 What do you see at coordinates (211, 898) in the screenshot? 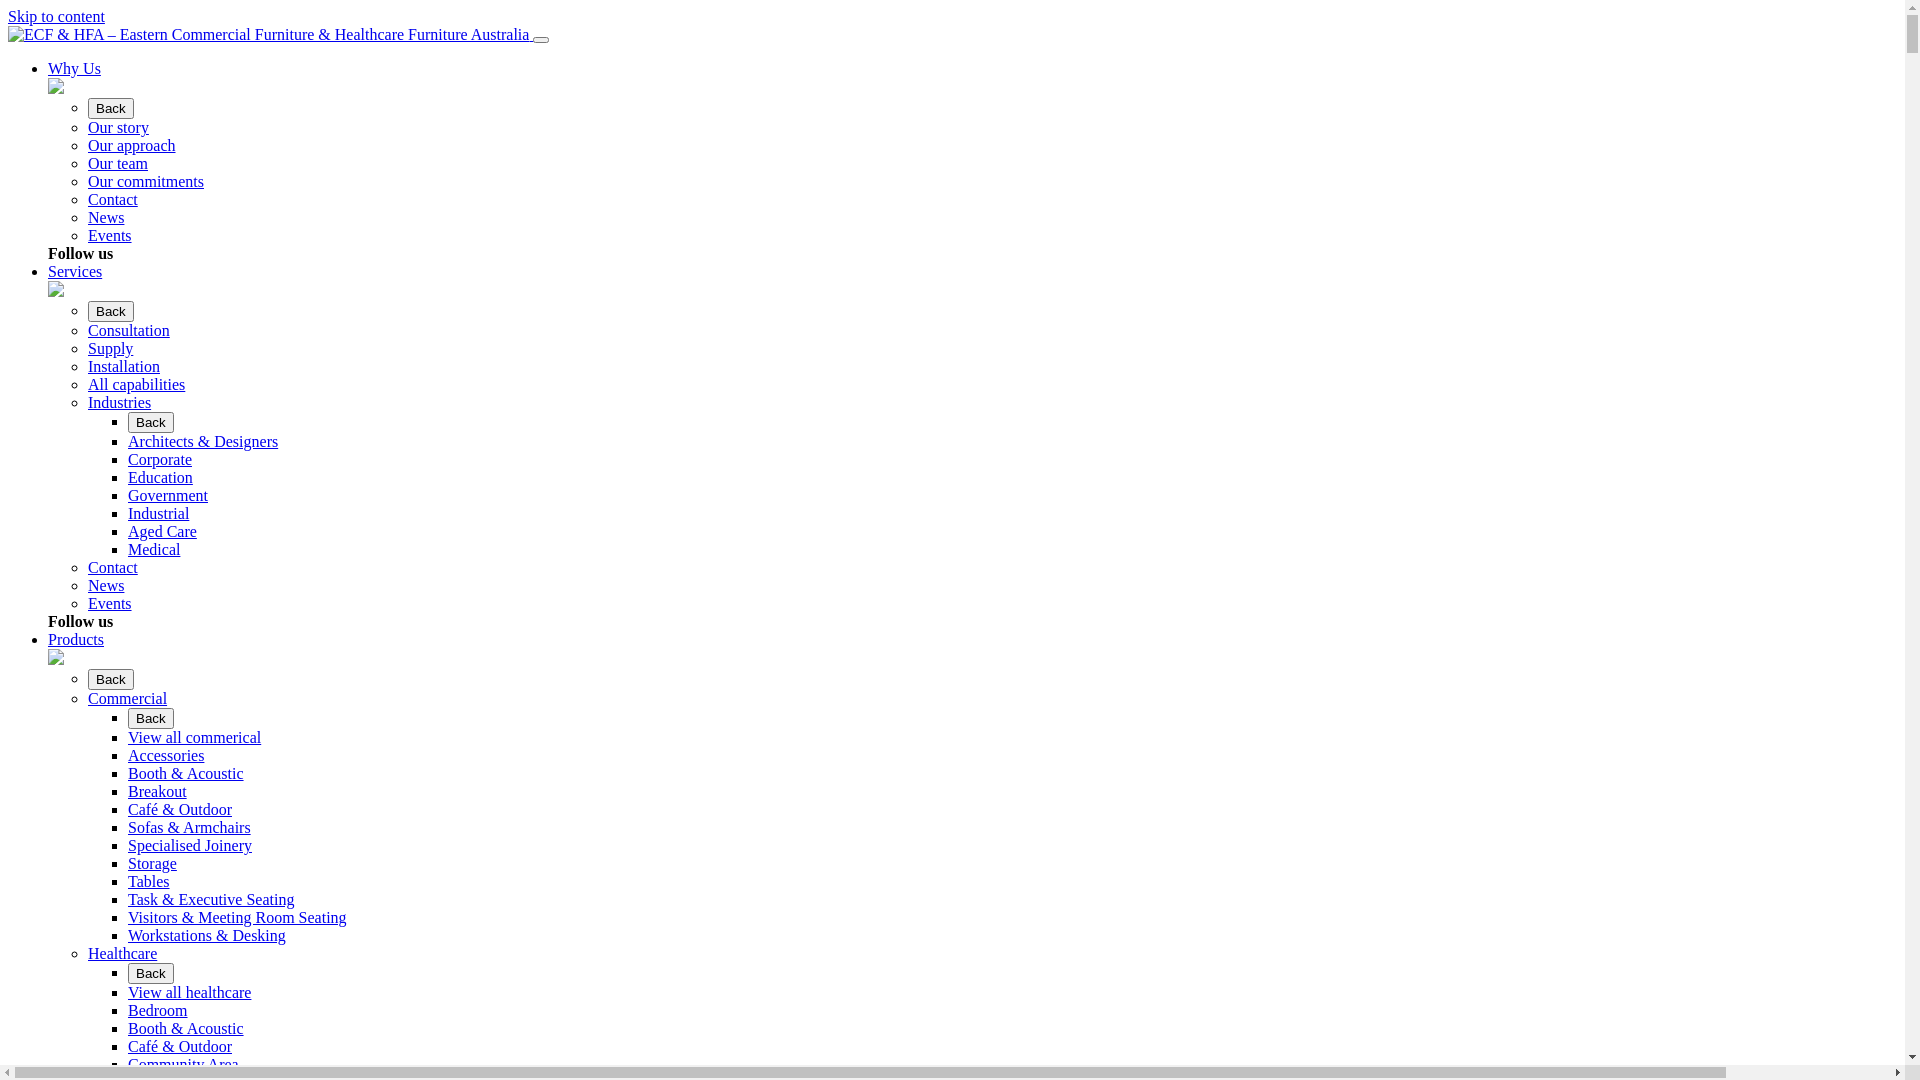
I see `'Task & Executive Seating'` at bounding box center [211, 898].